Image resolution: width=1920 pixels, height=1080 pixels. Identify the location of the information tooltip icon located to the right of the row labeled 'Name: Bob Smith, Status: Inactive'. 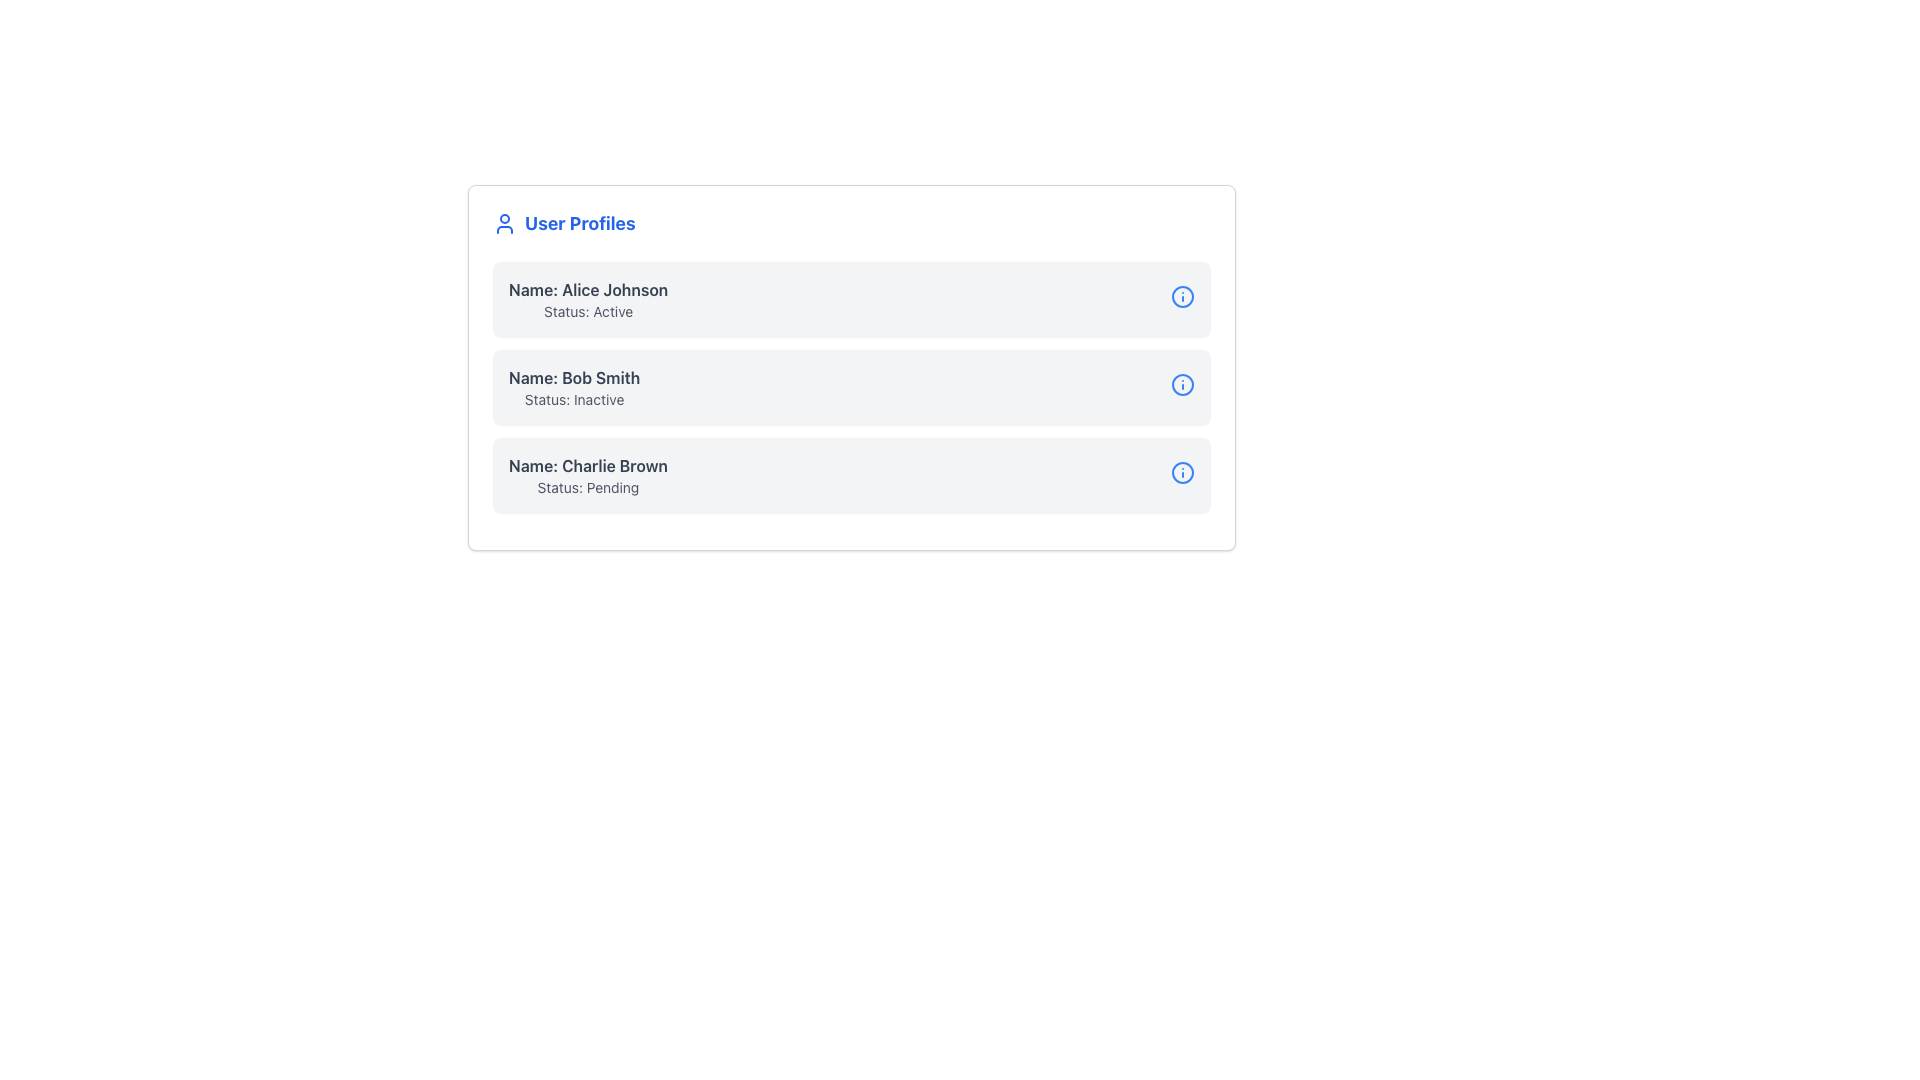
(1182, 385).